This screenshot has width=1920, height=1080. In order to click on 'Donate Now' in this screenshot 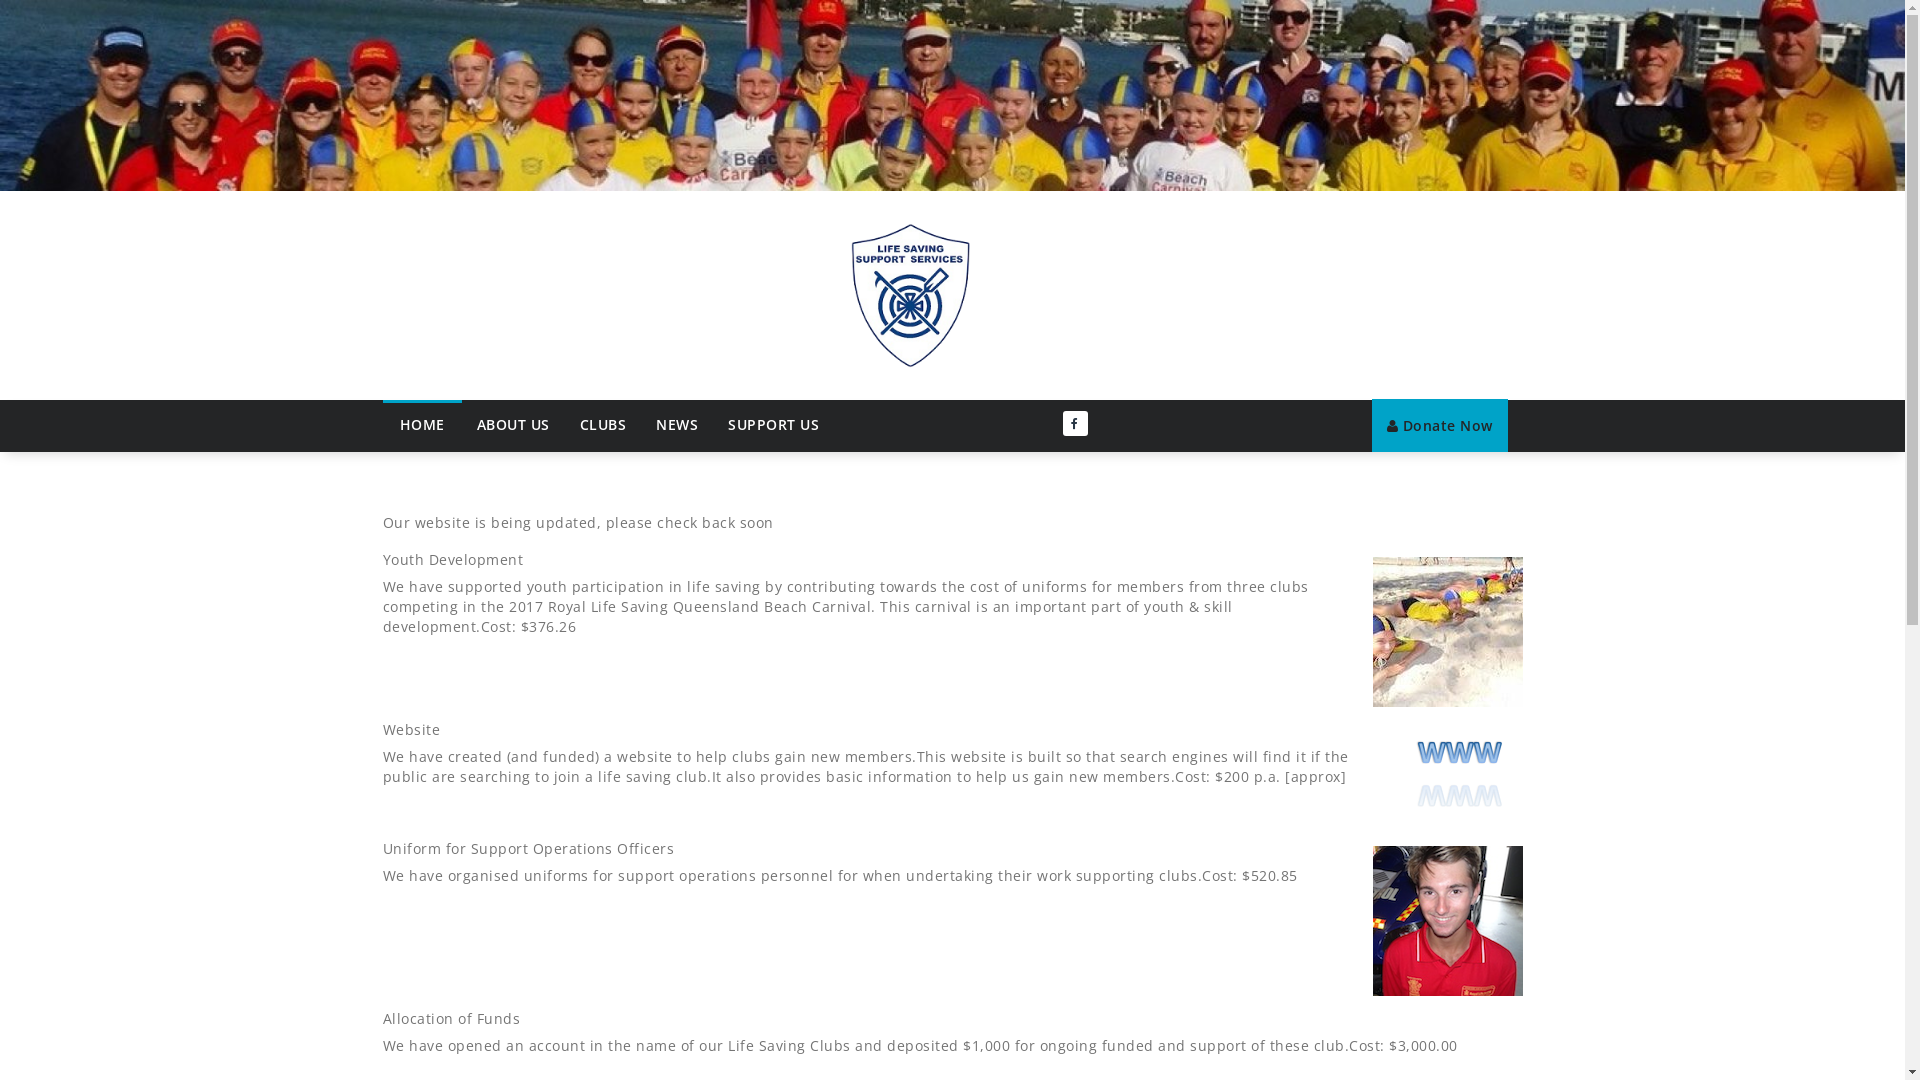, I will do `click(1440, 424)`.